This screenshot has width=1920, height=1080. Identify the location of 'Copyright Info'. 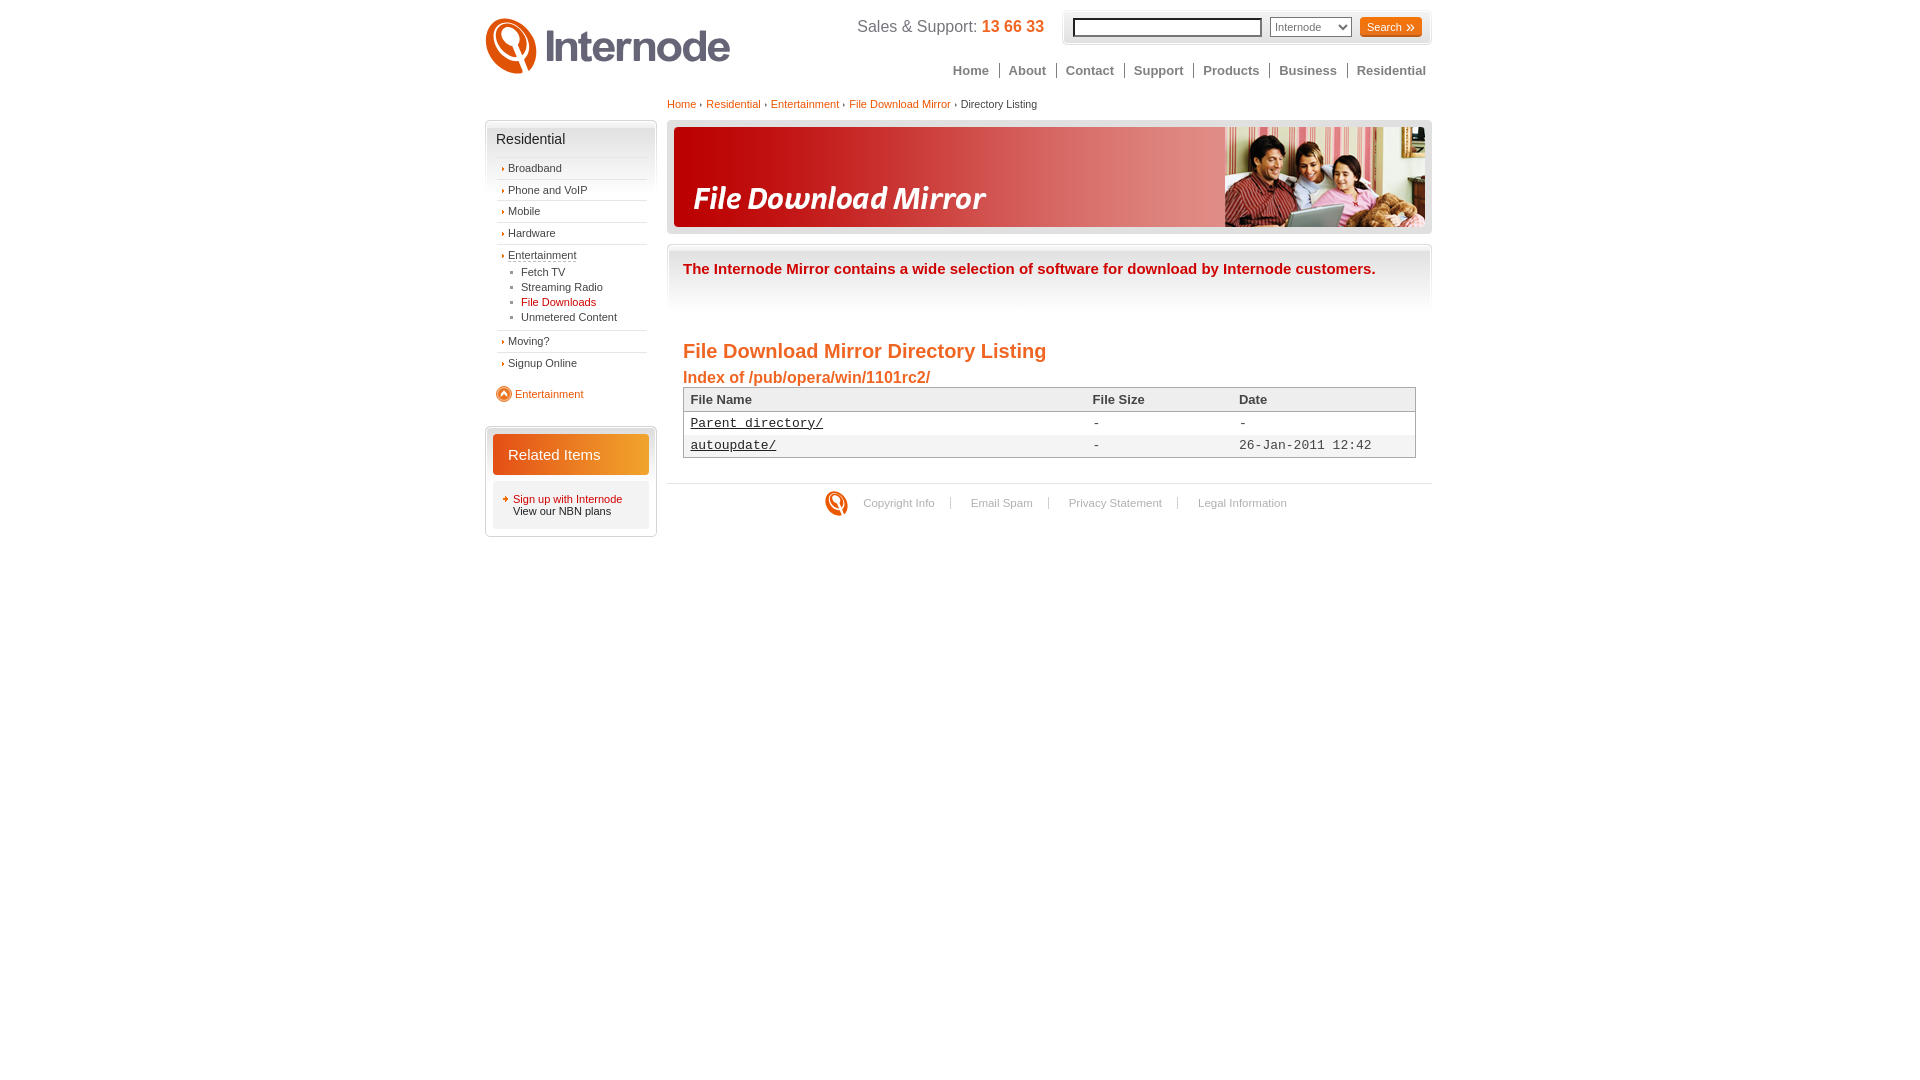
(897, 501).